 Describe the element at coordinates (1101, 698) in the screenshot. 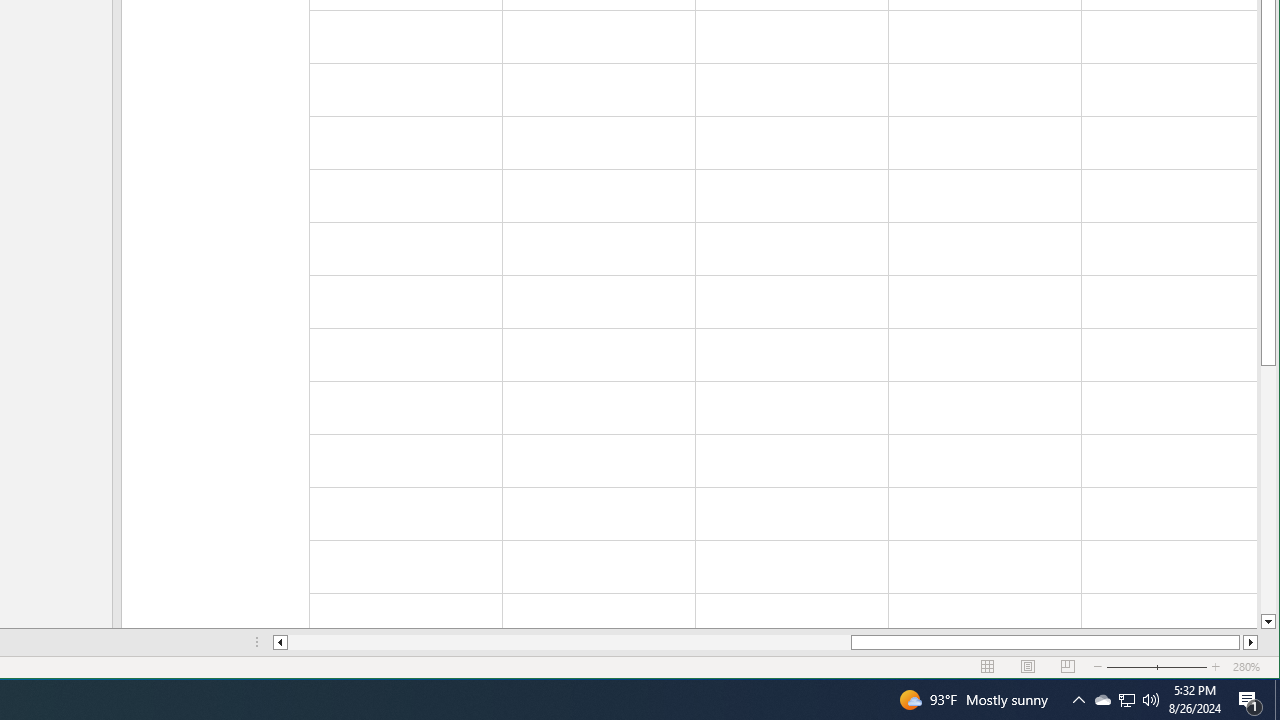

I see `'Notification Chevron'` at that location.